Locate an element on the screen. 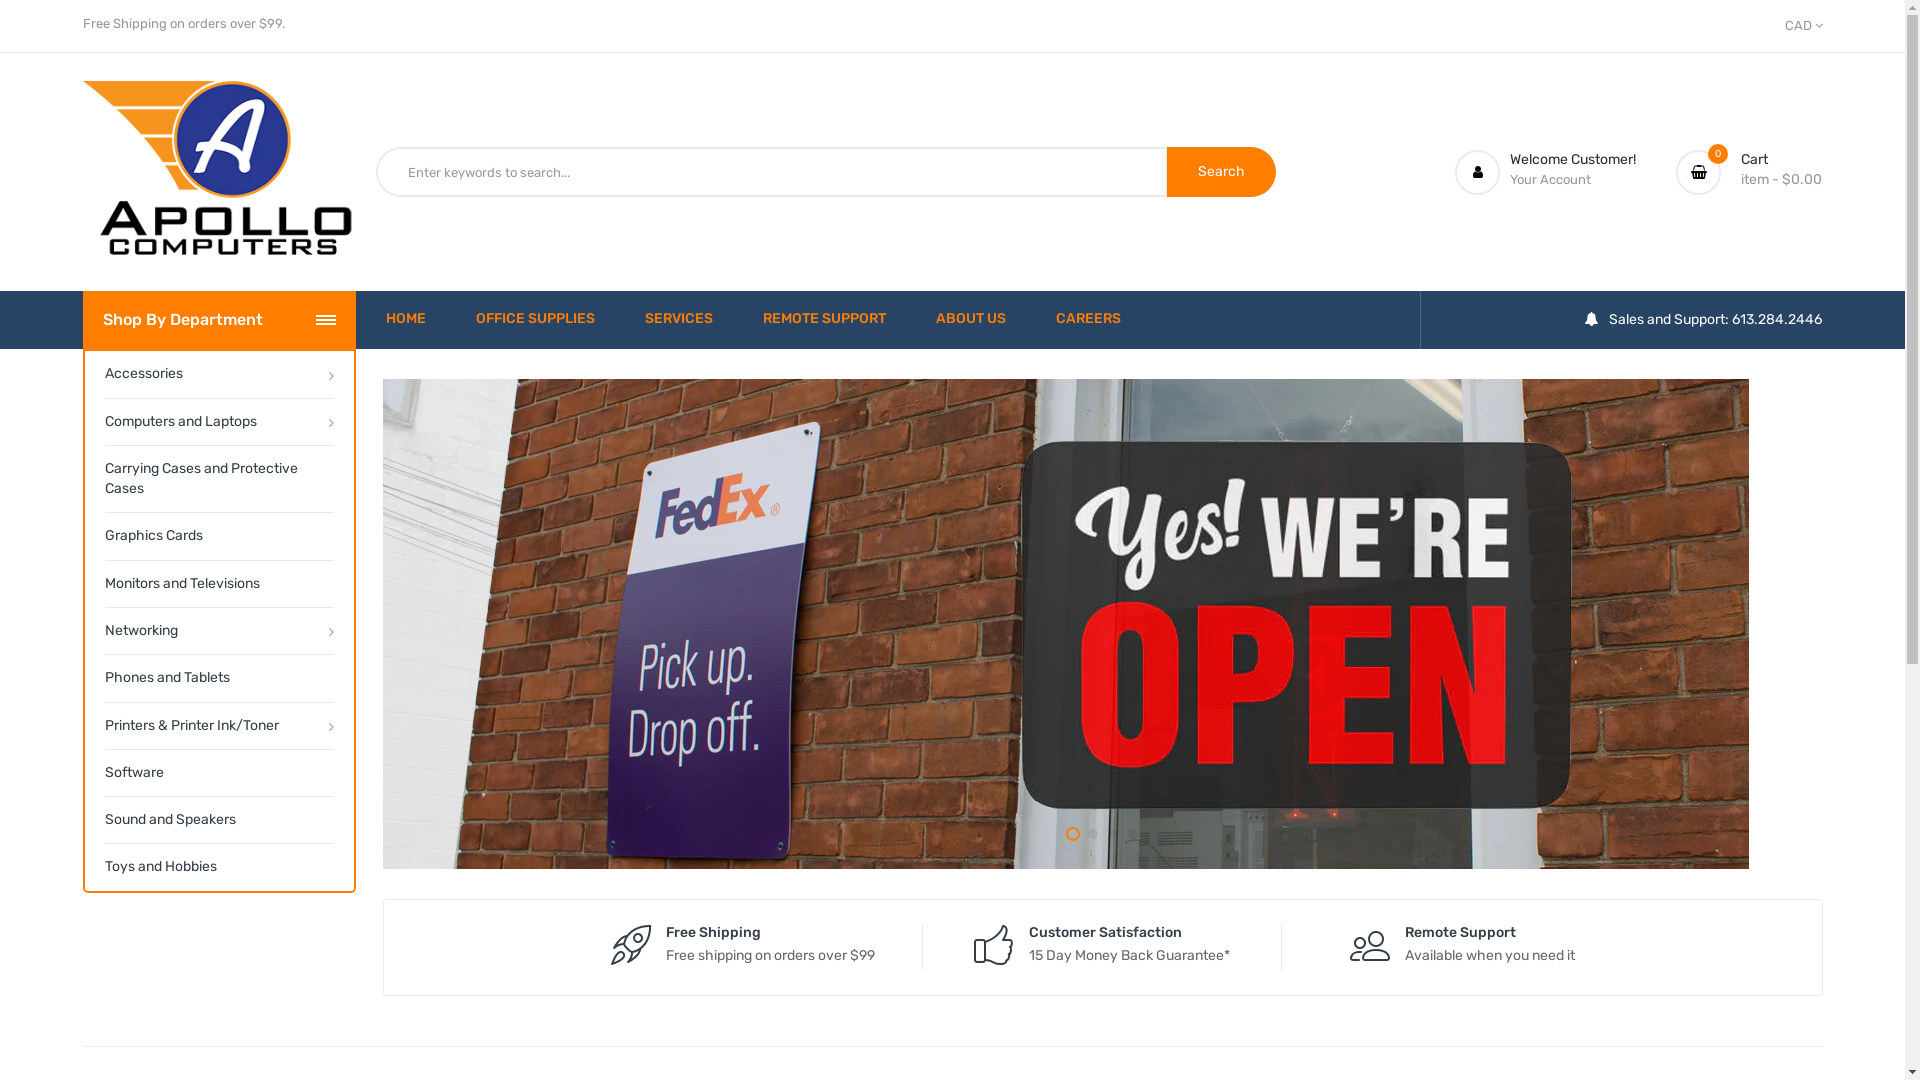 This screenshot has height=1080, width=1920. 'Your Account' is located at coordinates (1549, 178).